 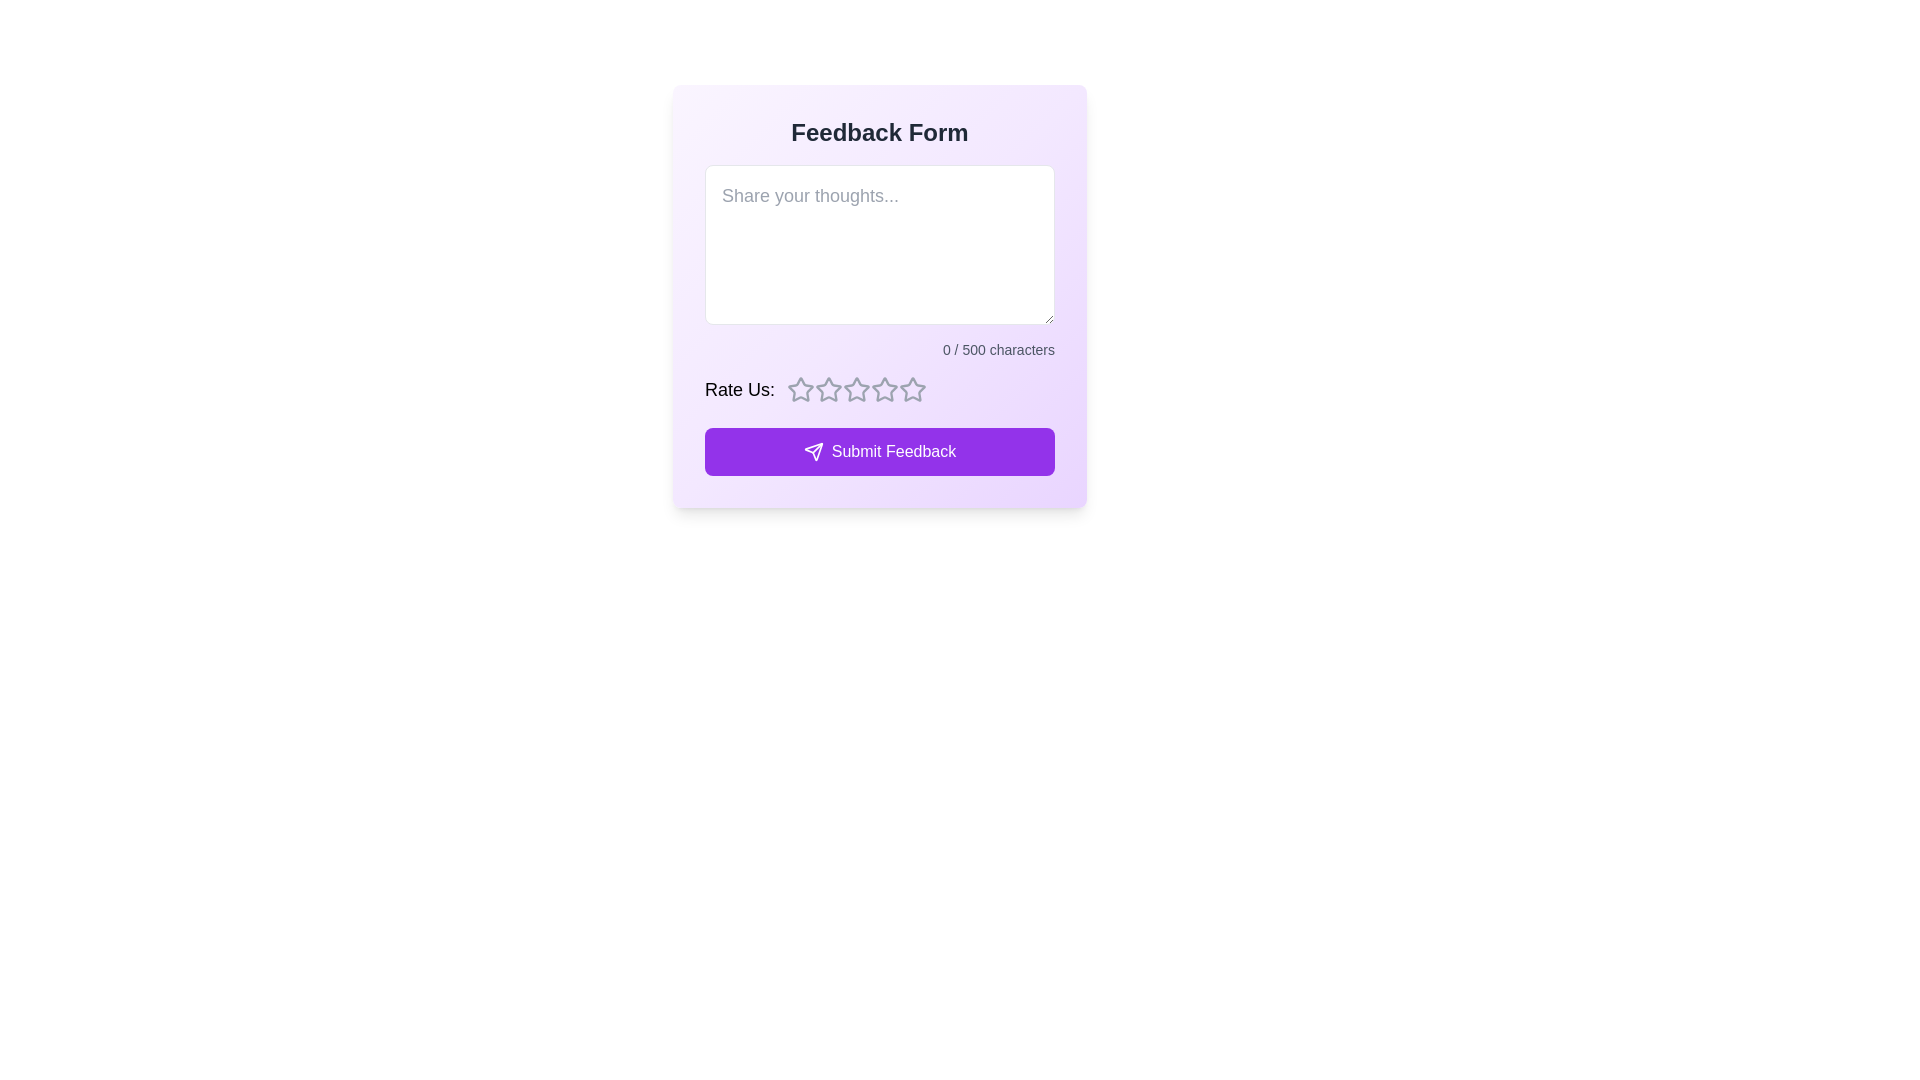 I want to click on the fourth star-shaped rating icon with a gray outline, so click(x=857, y=389).